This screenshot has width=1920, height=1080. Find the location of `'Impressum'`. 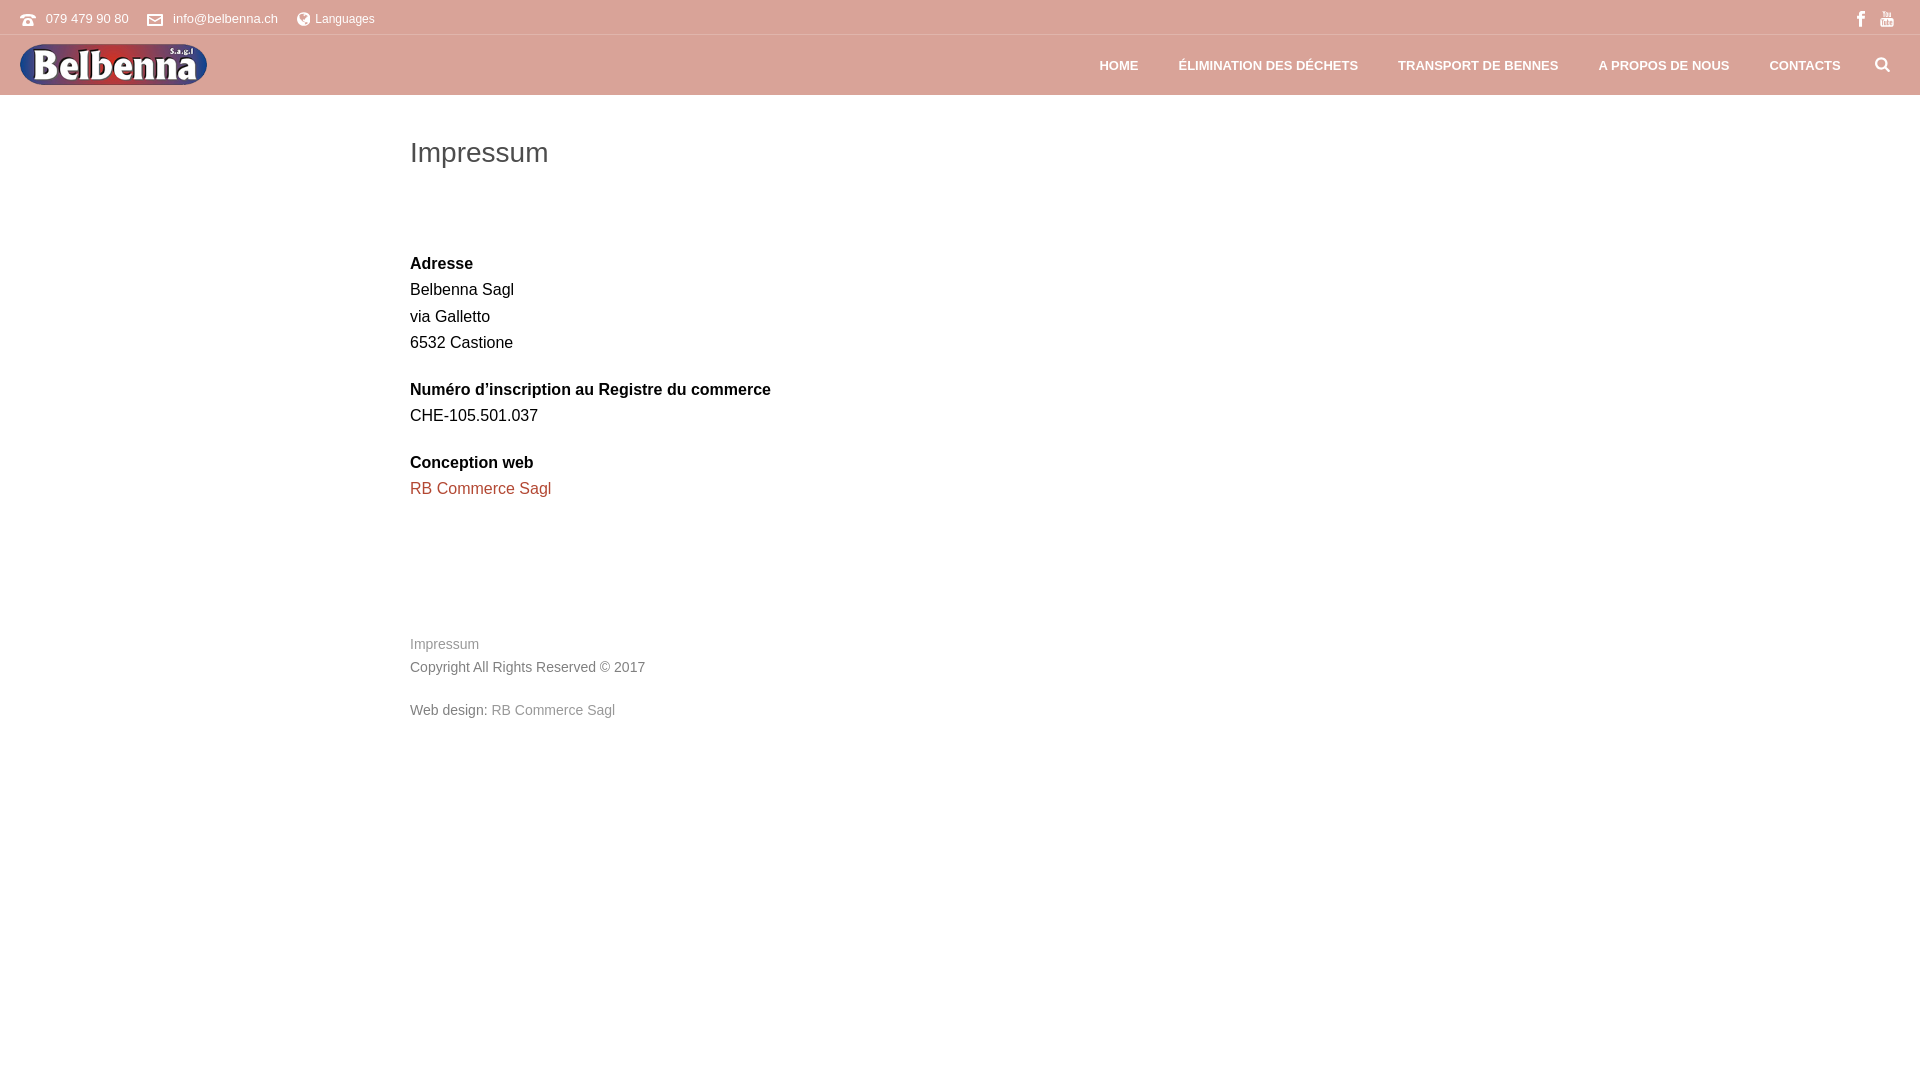

'Impressum' is located at coordinates (443, 644).